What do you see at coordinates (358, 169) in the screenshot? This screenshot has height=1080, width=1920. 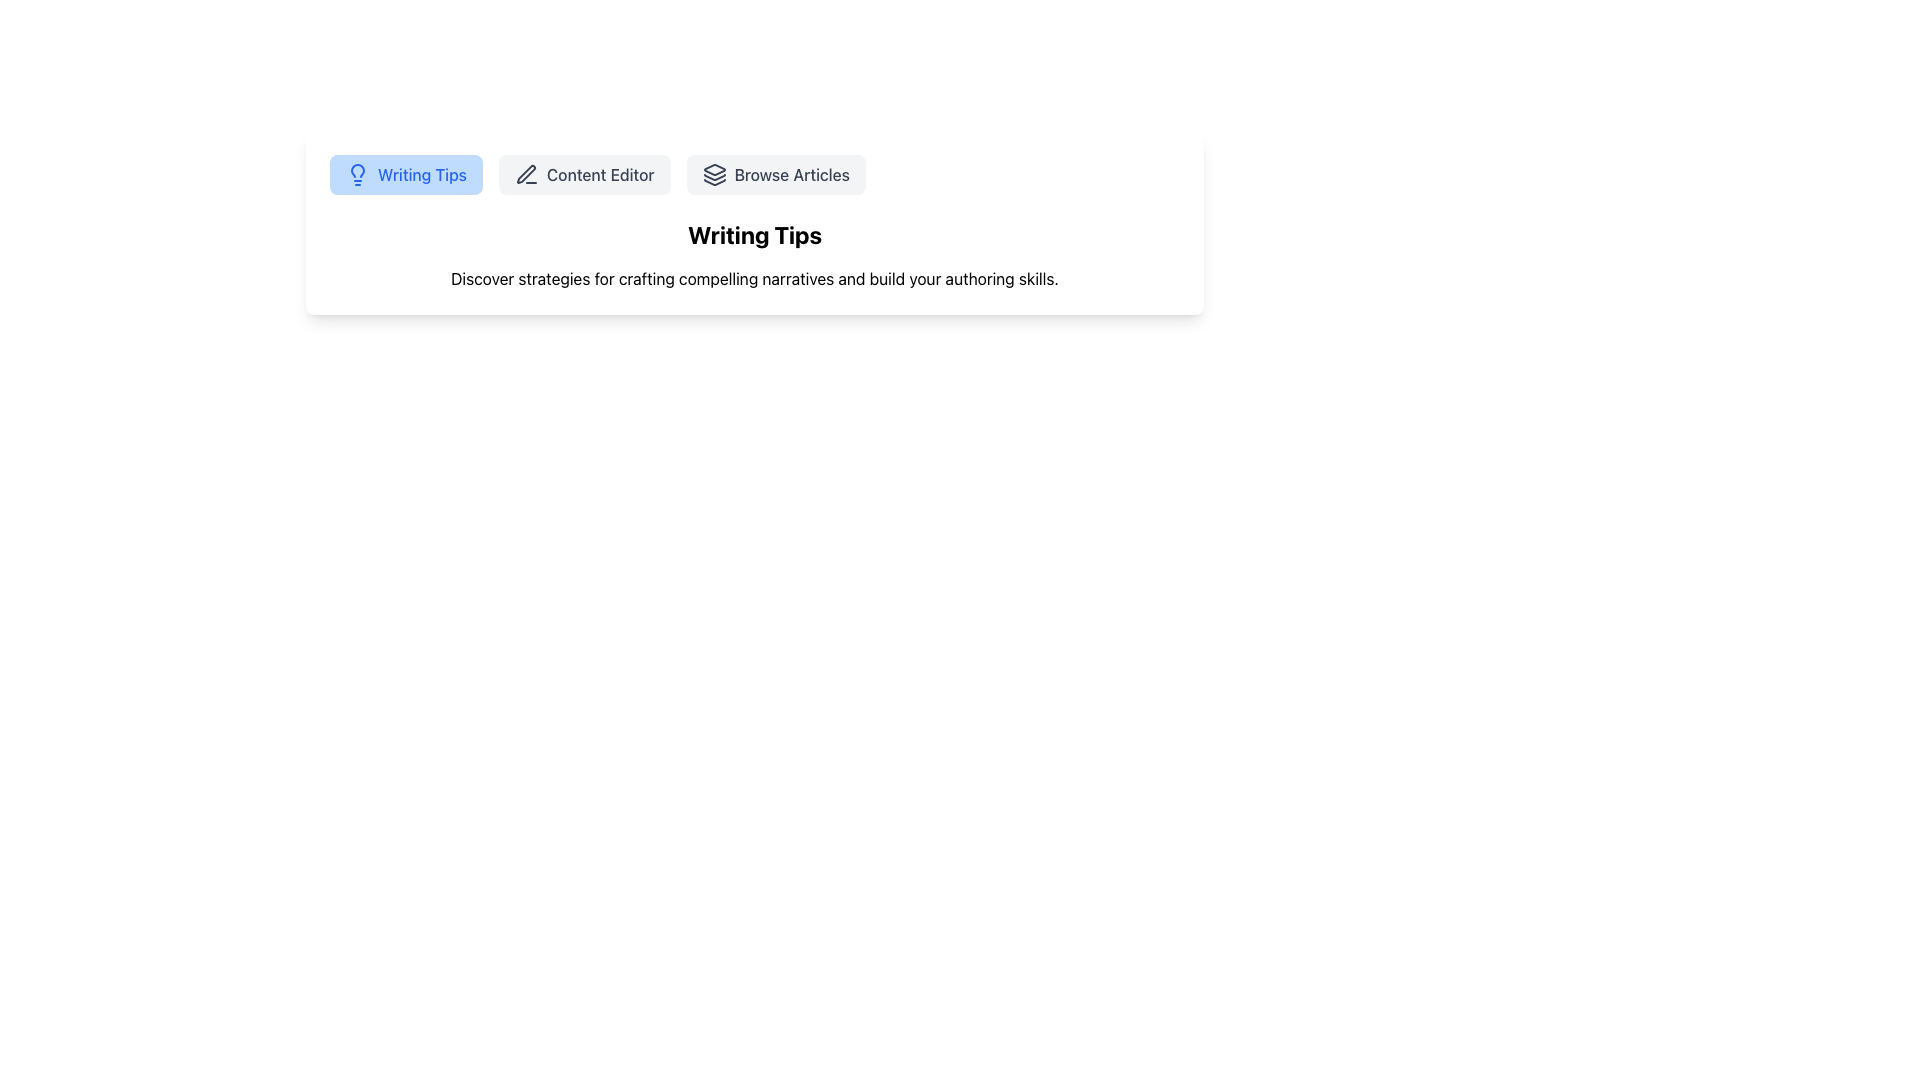 I see `uppermost curved stroke of the SVG lightbulb icon, which is part of the button labeled 'Writing Tips'` at bounding box center [358, 169].